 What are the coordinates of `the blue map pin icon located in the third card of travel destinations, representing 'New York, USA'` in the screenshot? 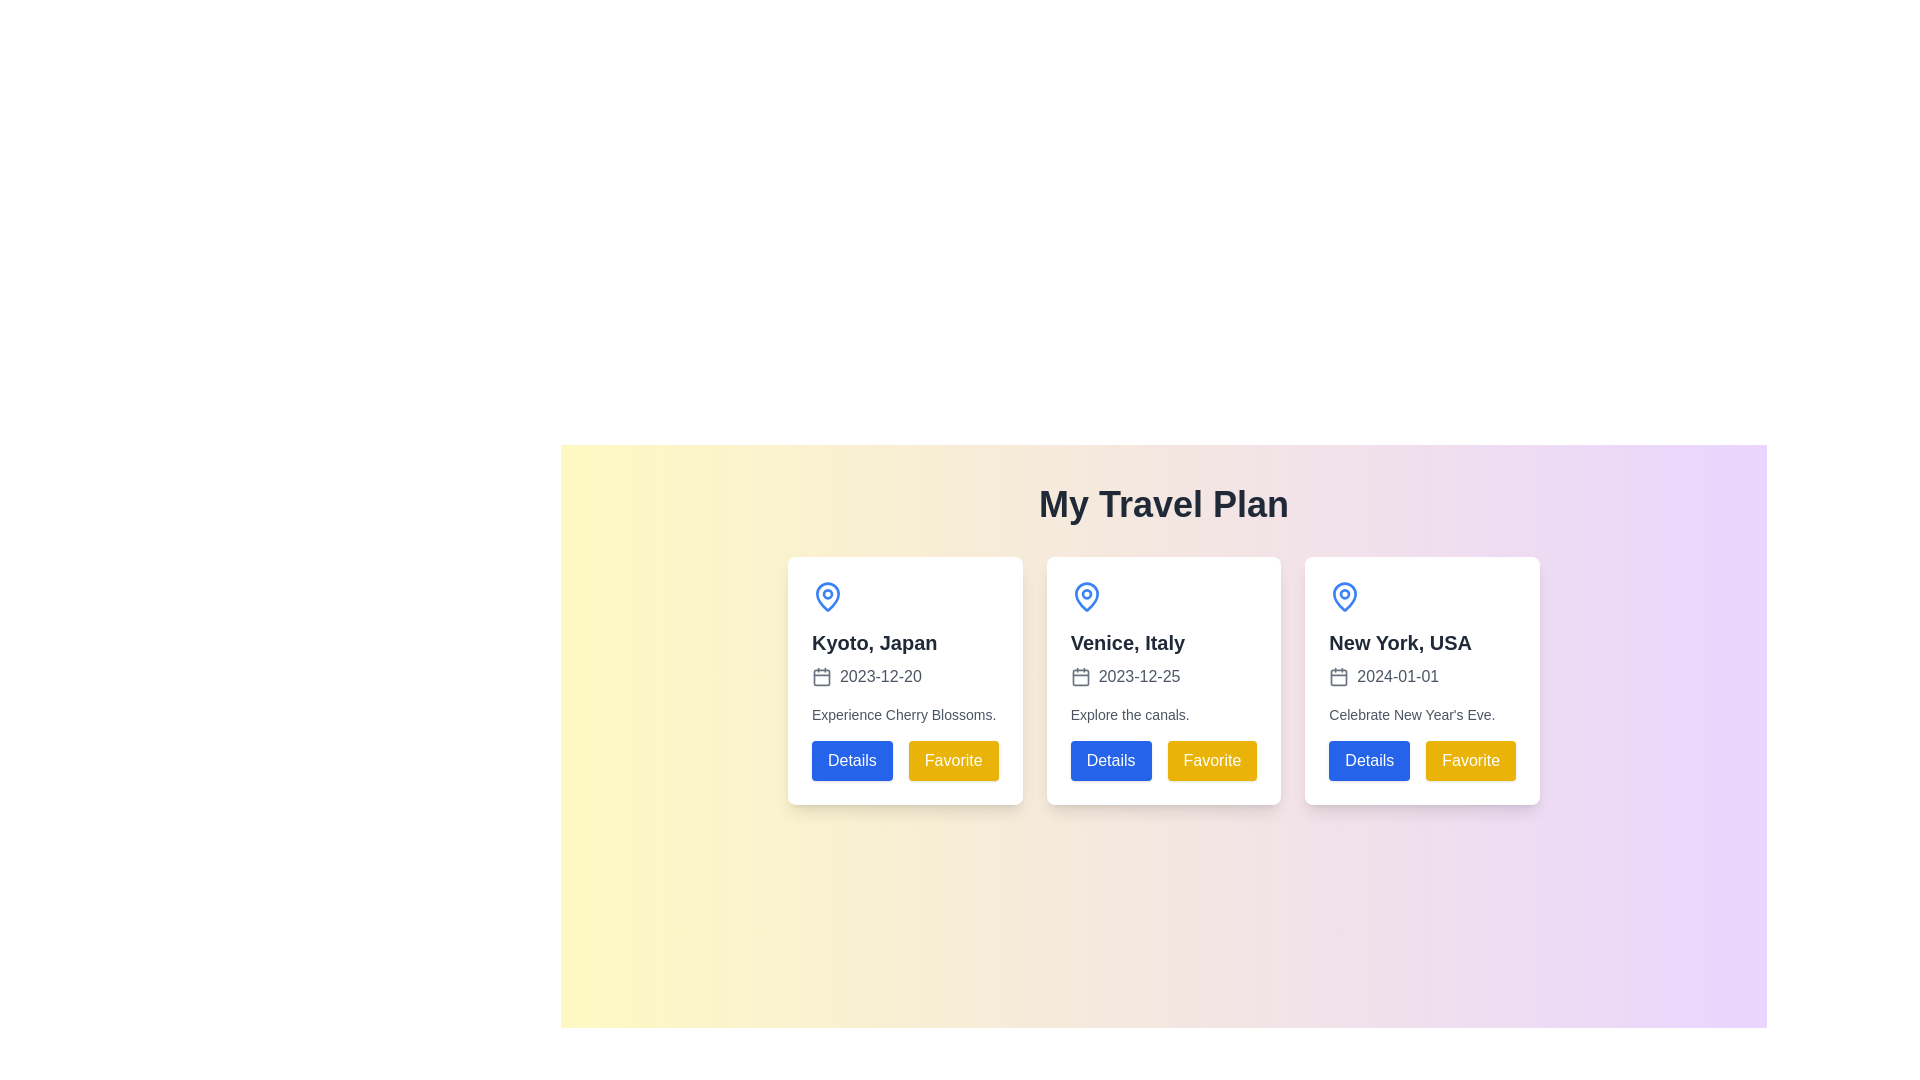 It's located at (1345, 596).